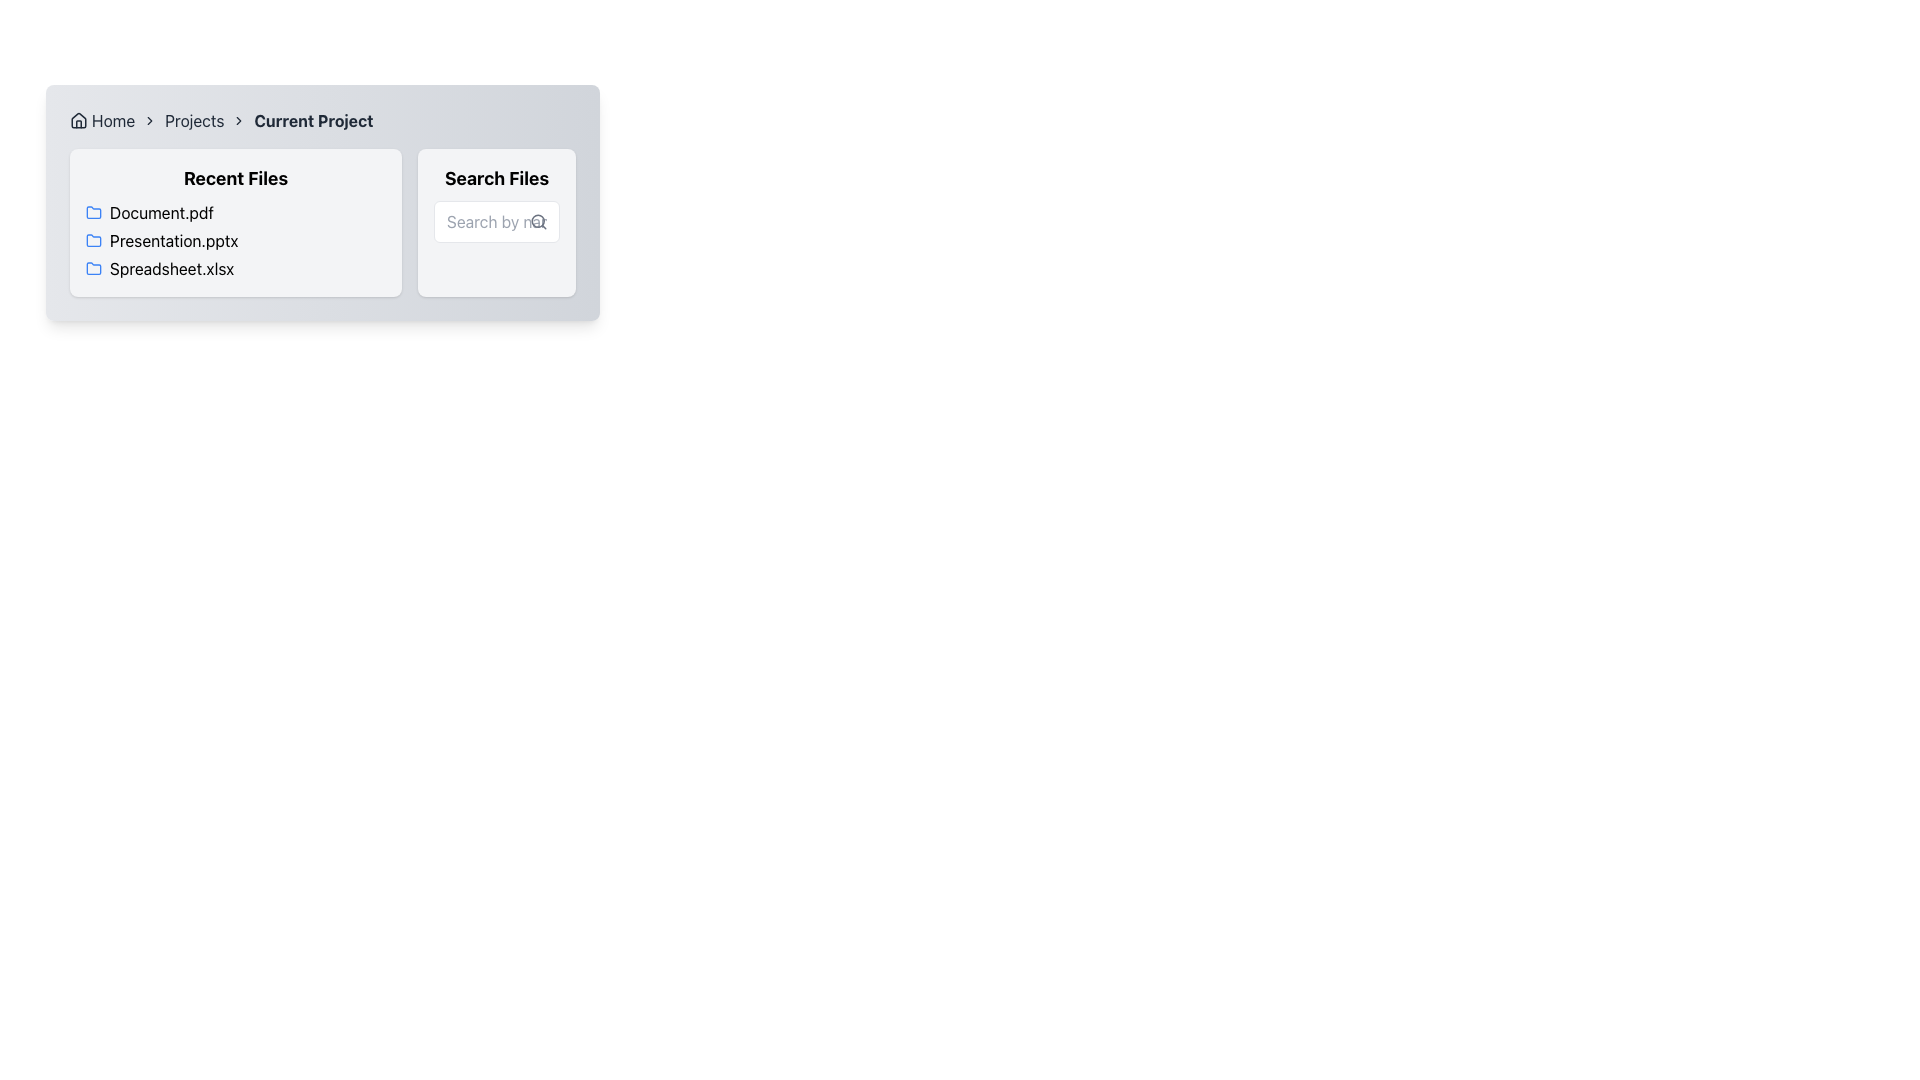 Image resolution: width=1920 pixels, height=1080 pixels. Describe the element at coordinates (235, 239) in the screenshot. I see `the file entry named 'Presentation.pptx' in the 'Recent Files' listing` at that location.